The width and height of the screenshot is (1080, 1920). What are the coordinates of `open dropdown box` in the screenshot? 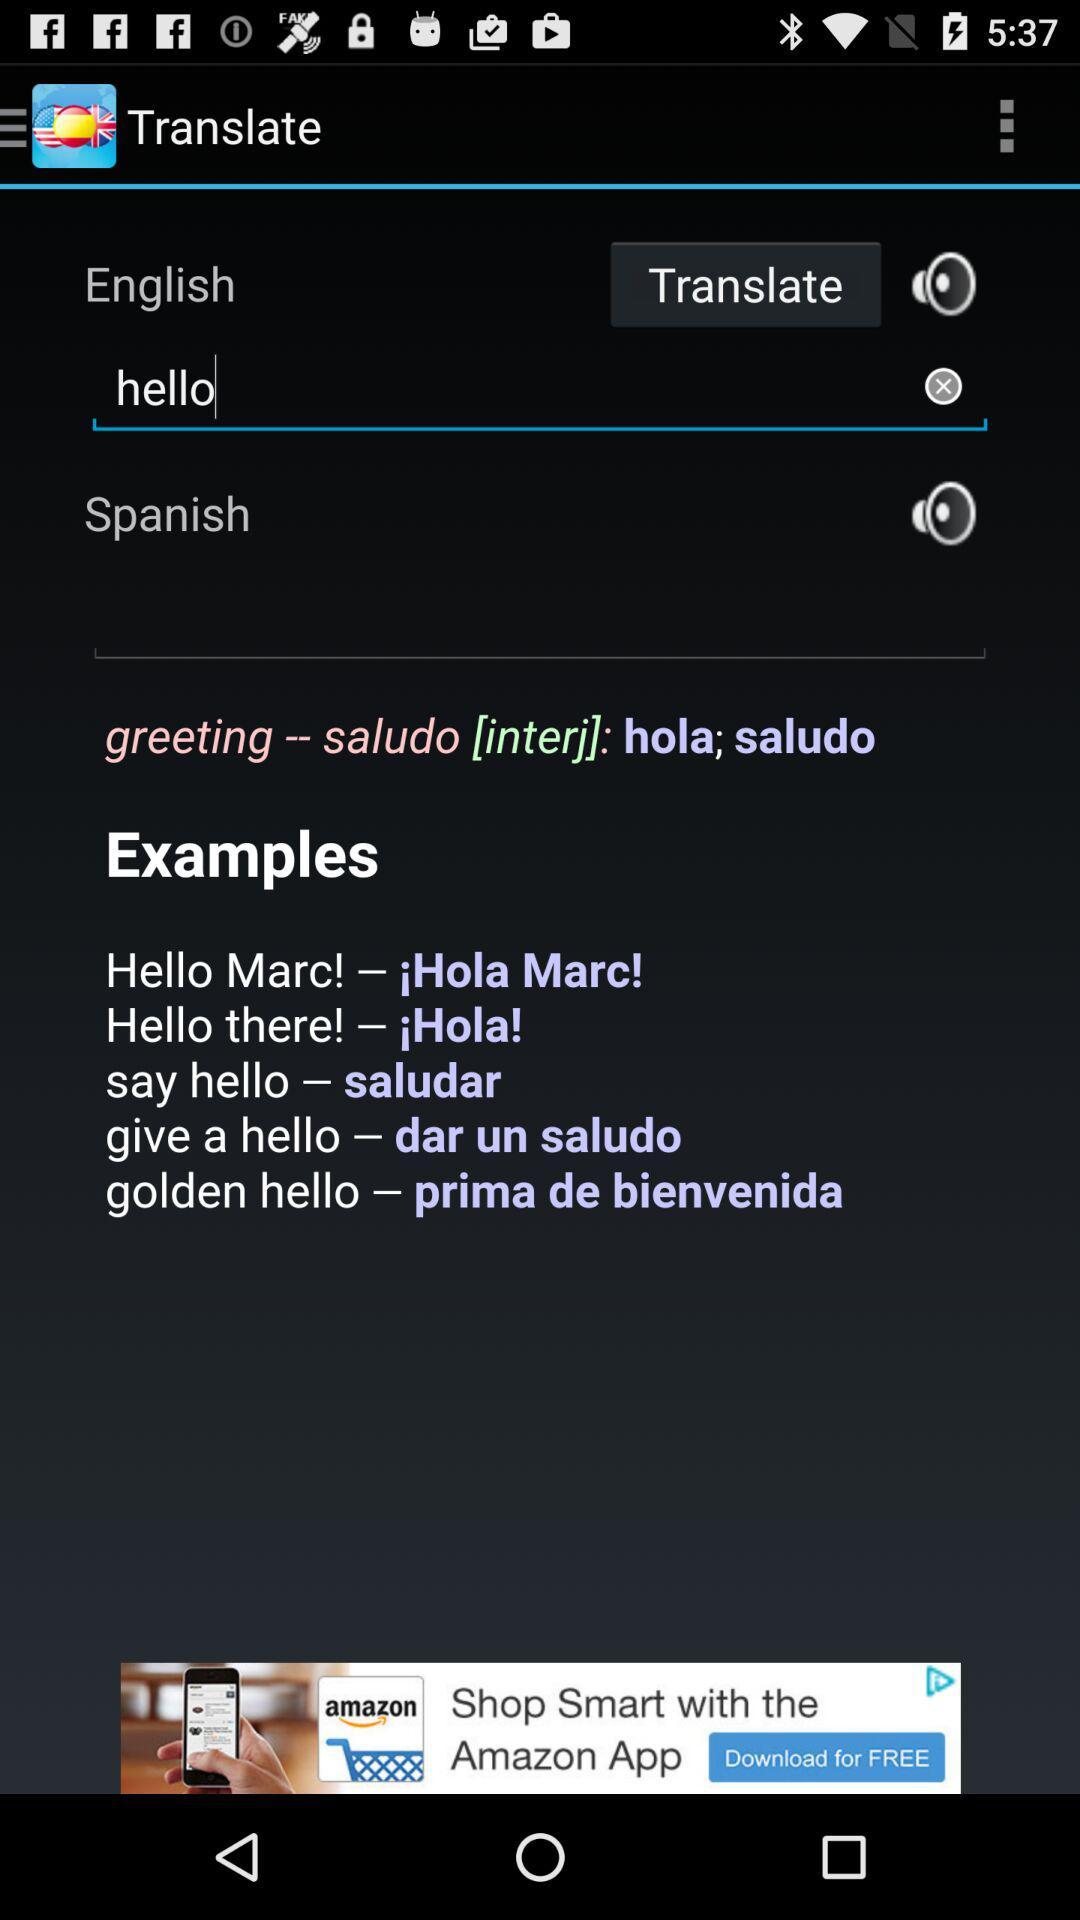 It's located at (540, 616).